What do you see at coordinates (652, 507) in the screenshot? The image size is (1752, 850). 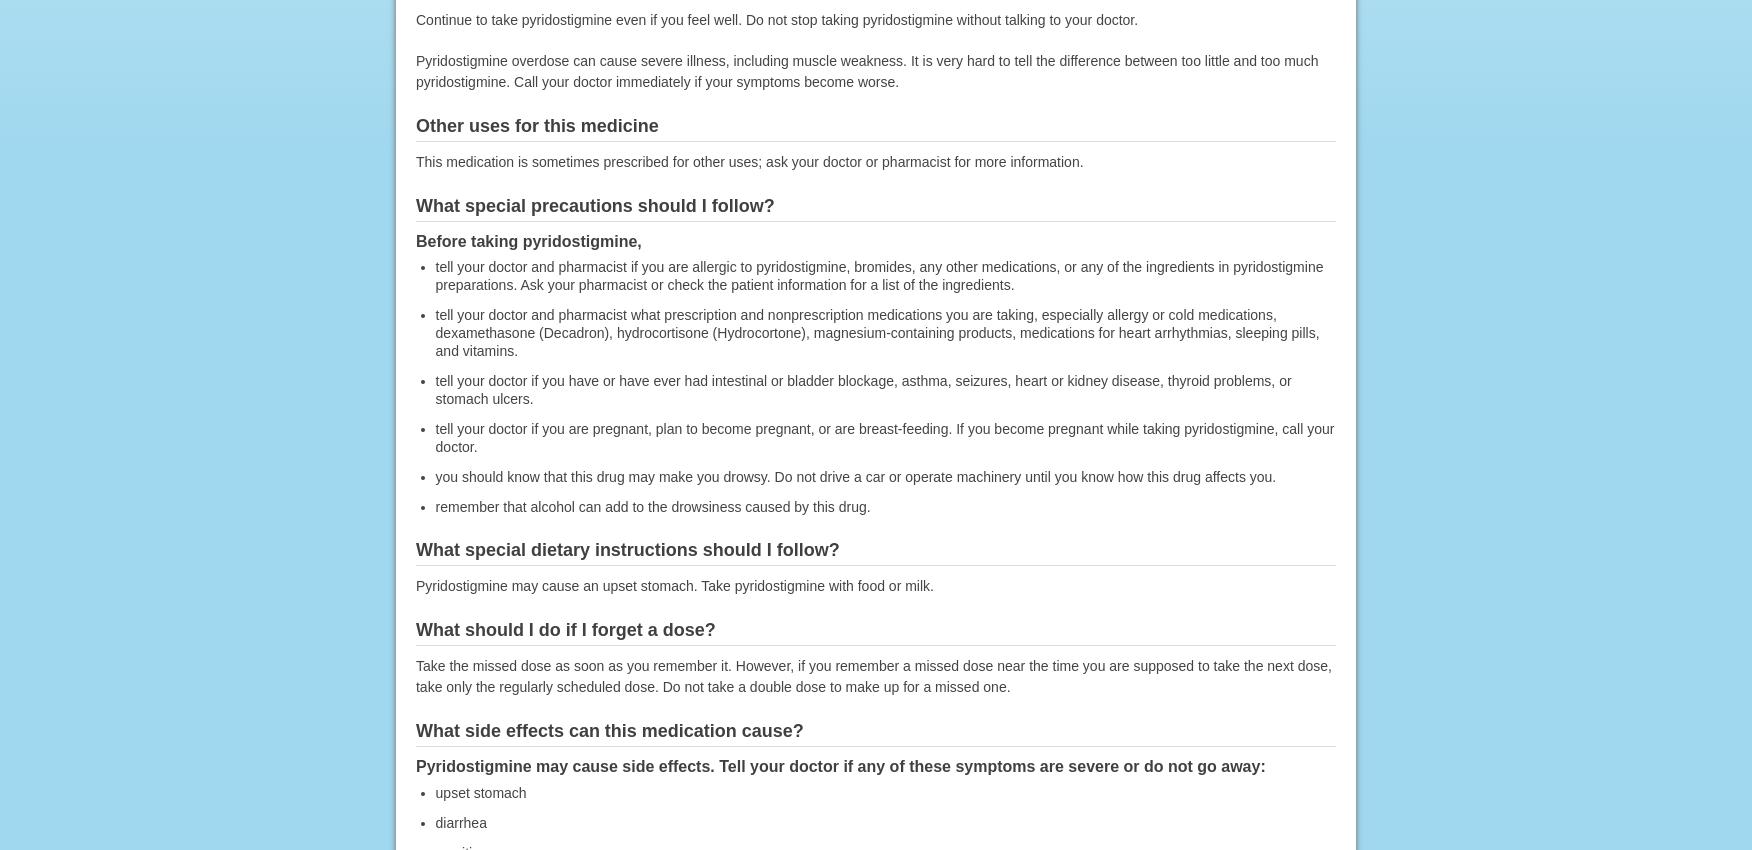 I see `'remember that alcohol can add to the drowsiness caused by this drug.'` at bounding box center [652, 507].